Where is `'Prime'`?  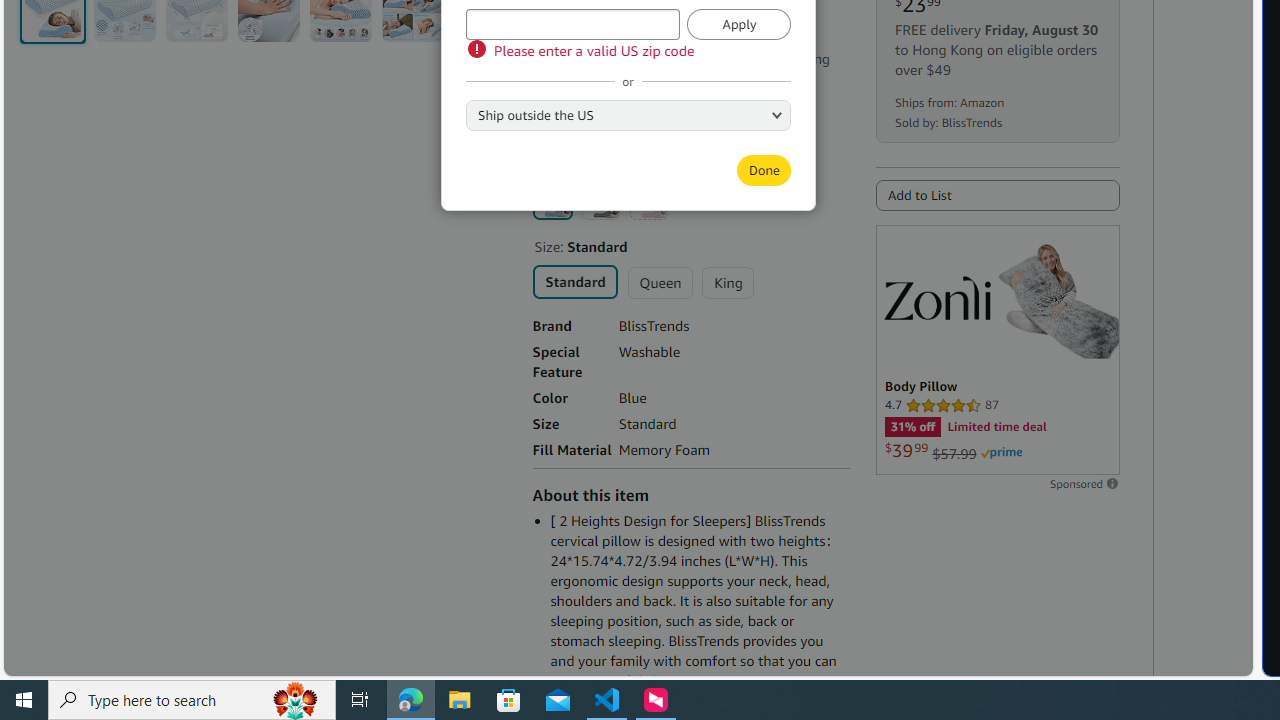
'Prime' is located at coordinates (1001, 453).